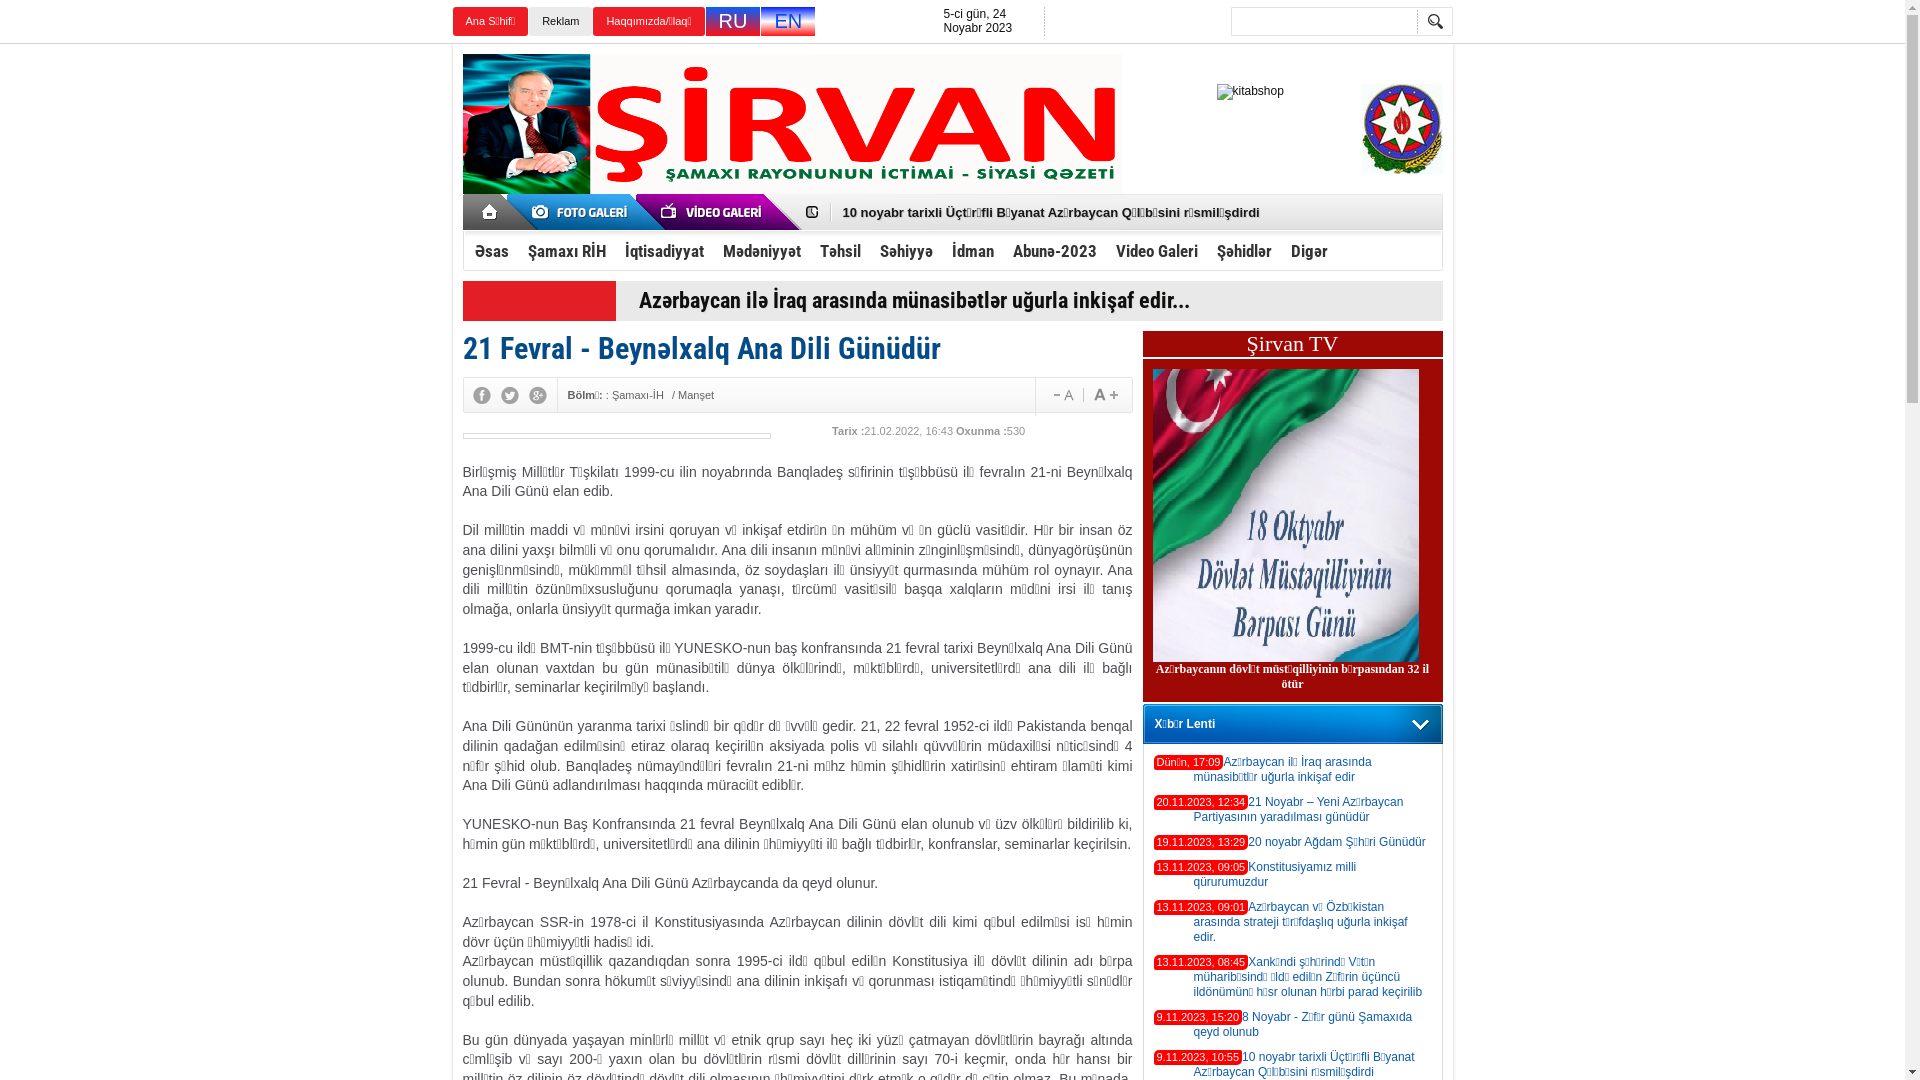  I want to click on 'EN', so click(786, 21).